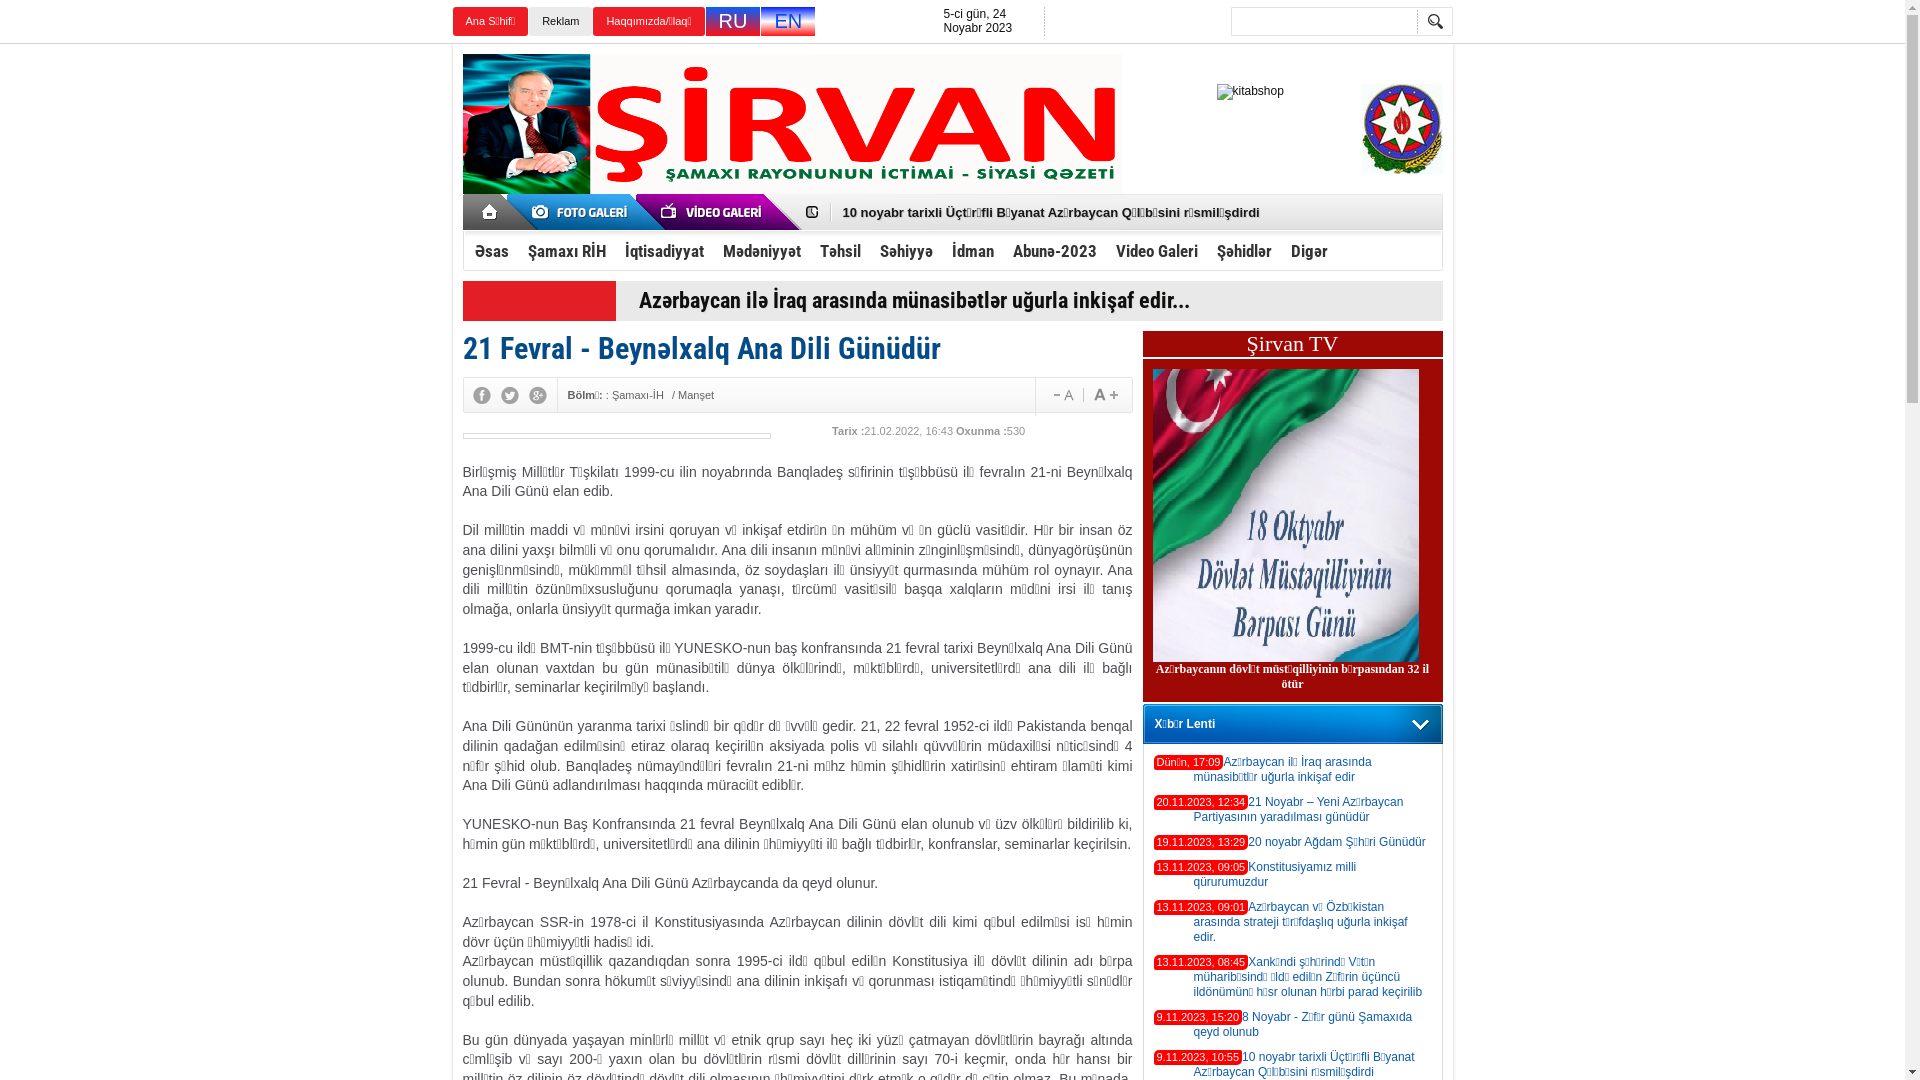  I want to click on 'EN', so click(786, 21).